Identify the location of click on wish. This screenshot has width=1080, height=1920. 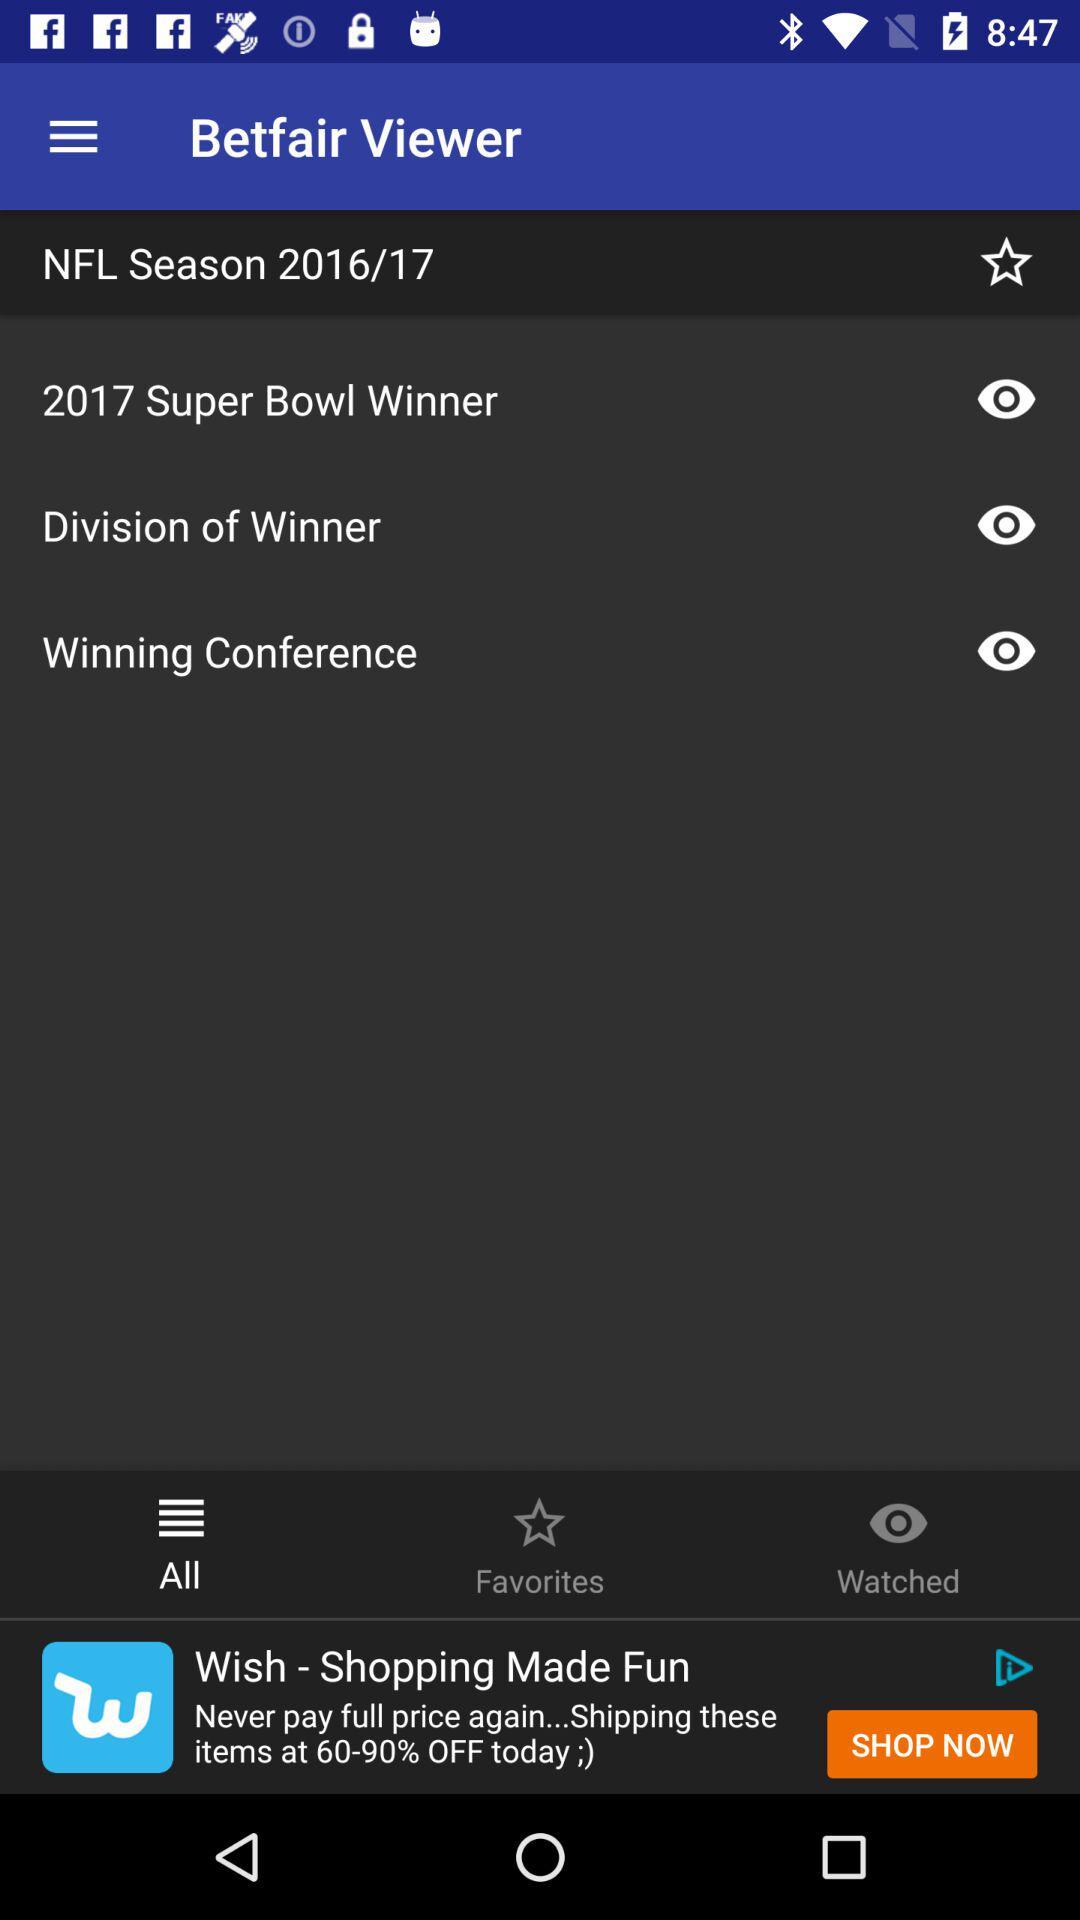
(107, 1706).